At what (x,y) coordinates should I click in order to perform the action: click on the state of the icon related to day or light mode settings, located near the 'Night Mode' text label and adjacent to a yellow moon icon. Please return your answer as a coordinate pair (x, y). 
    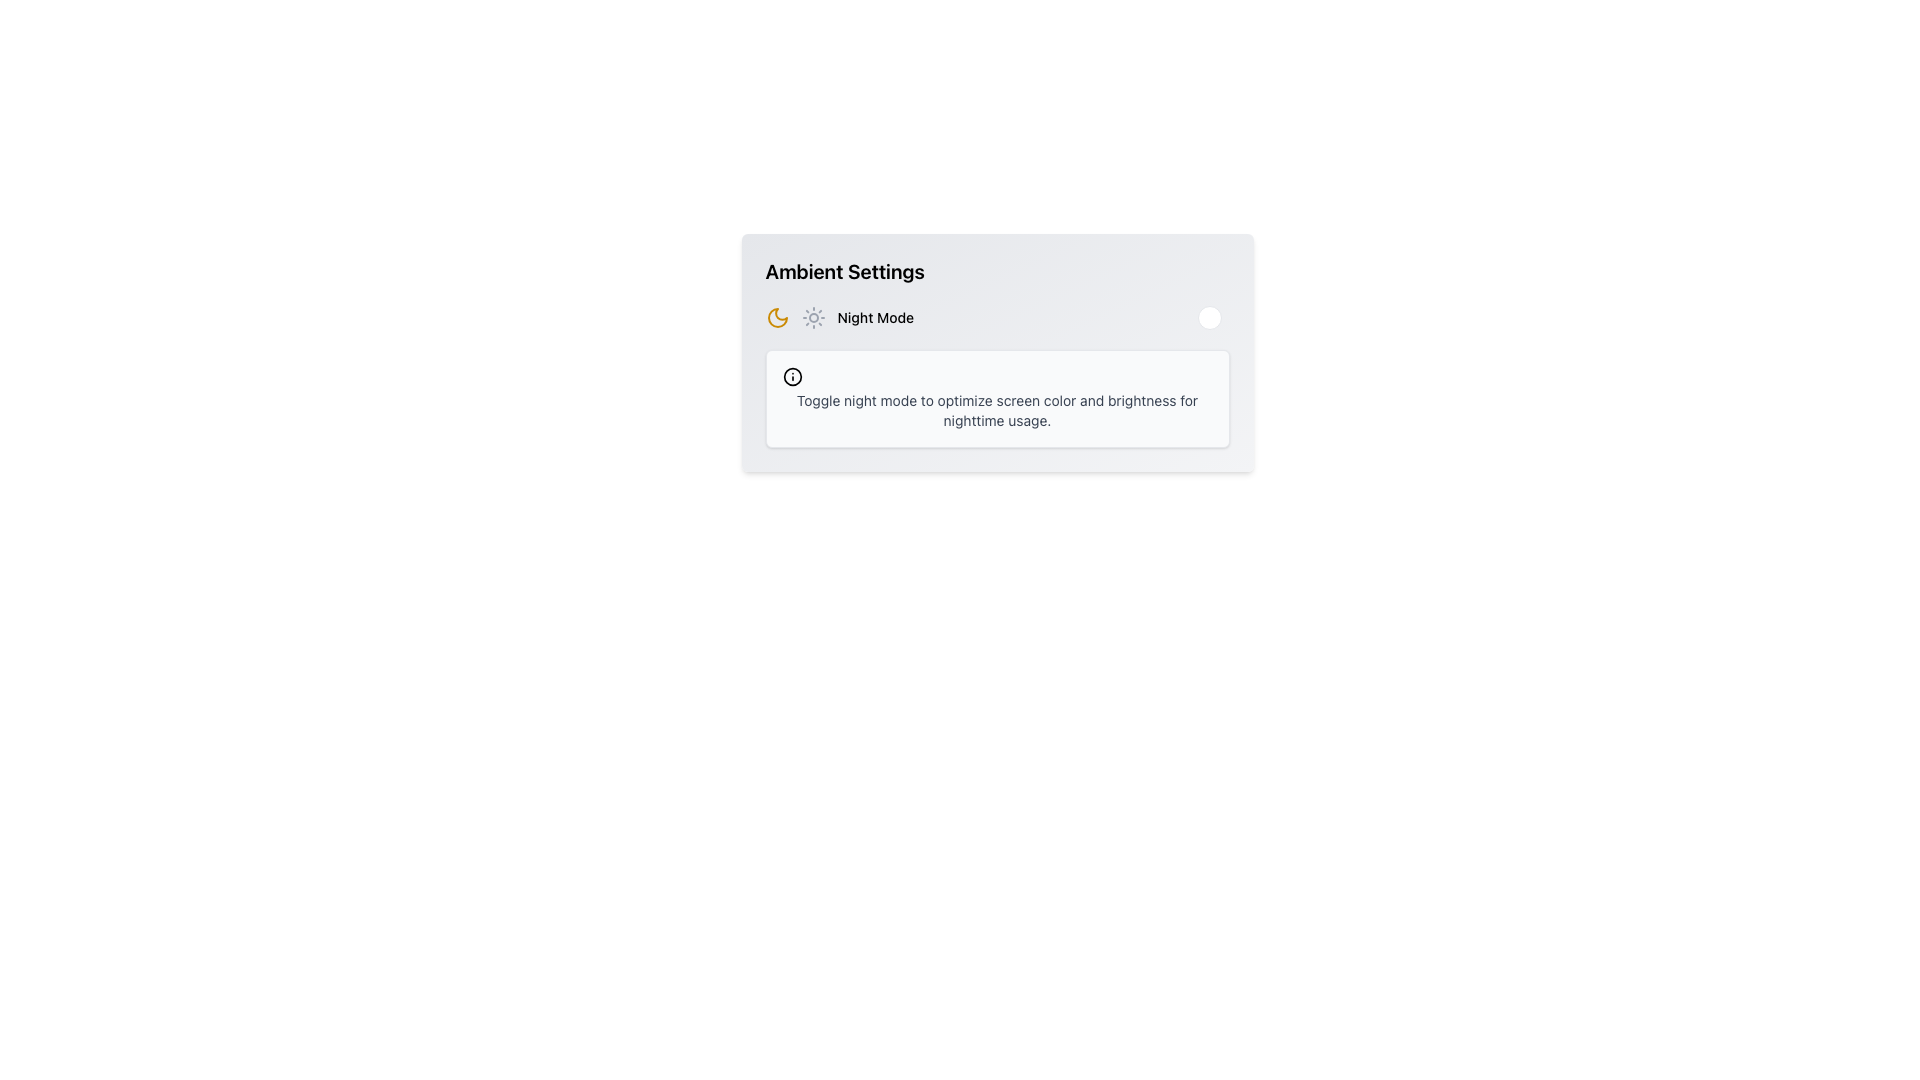
    Looking at the image, I should click on (813, 316).